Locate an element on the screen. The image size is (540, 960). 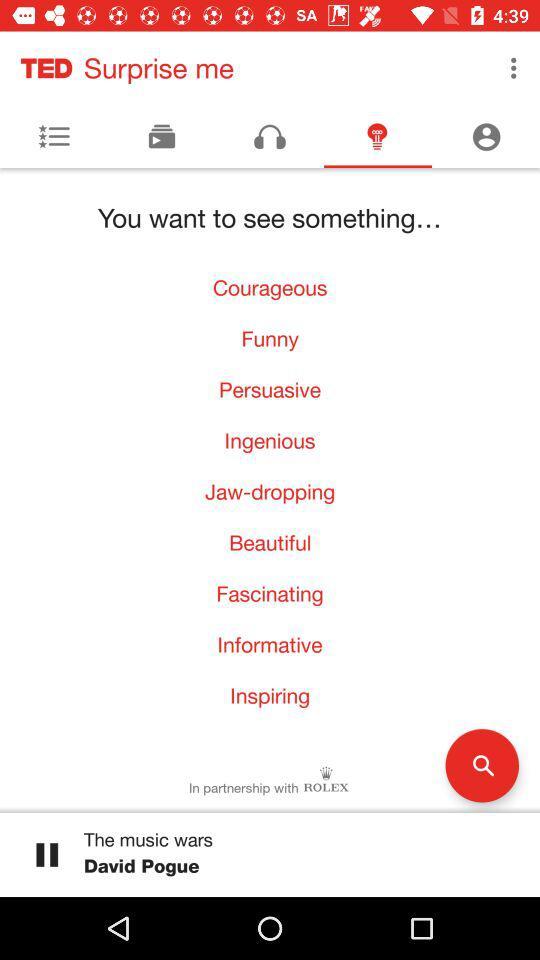
fascinating is located at coordinates (270, 593).